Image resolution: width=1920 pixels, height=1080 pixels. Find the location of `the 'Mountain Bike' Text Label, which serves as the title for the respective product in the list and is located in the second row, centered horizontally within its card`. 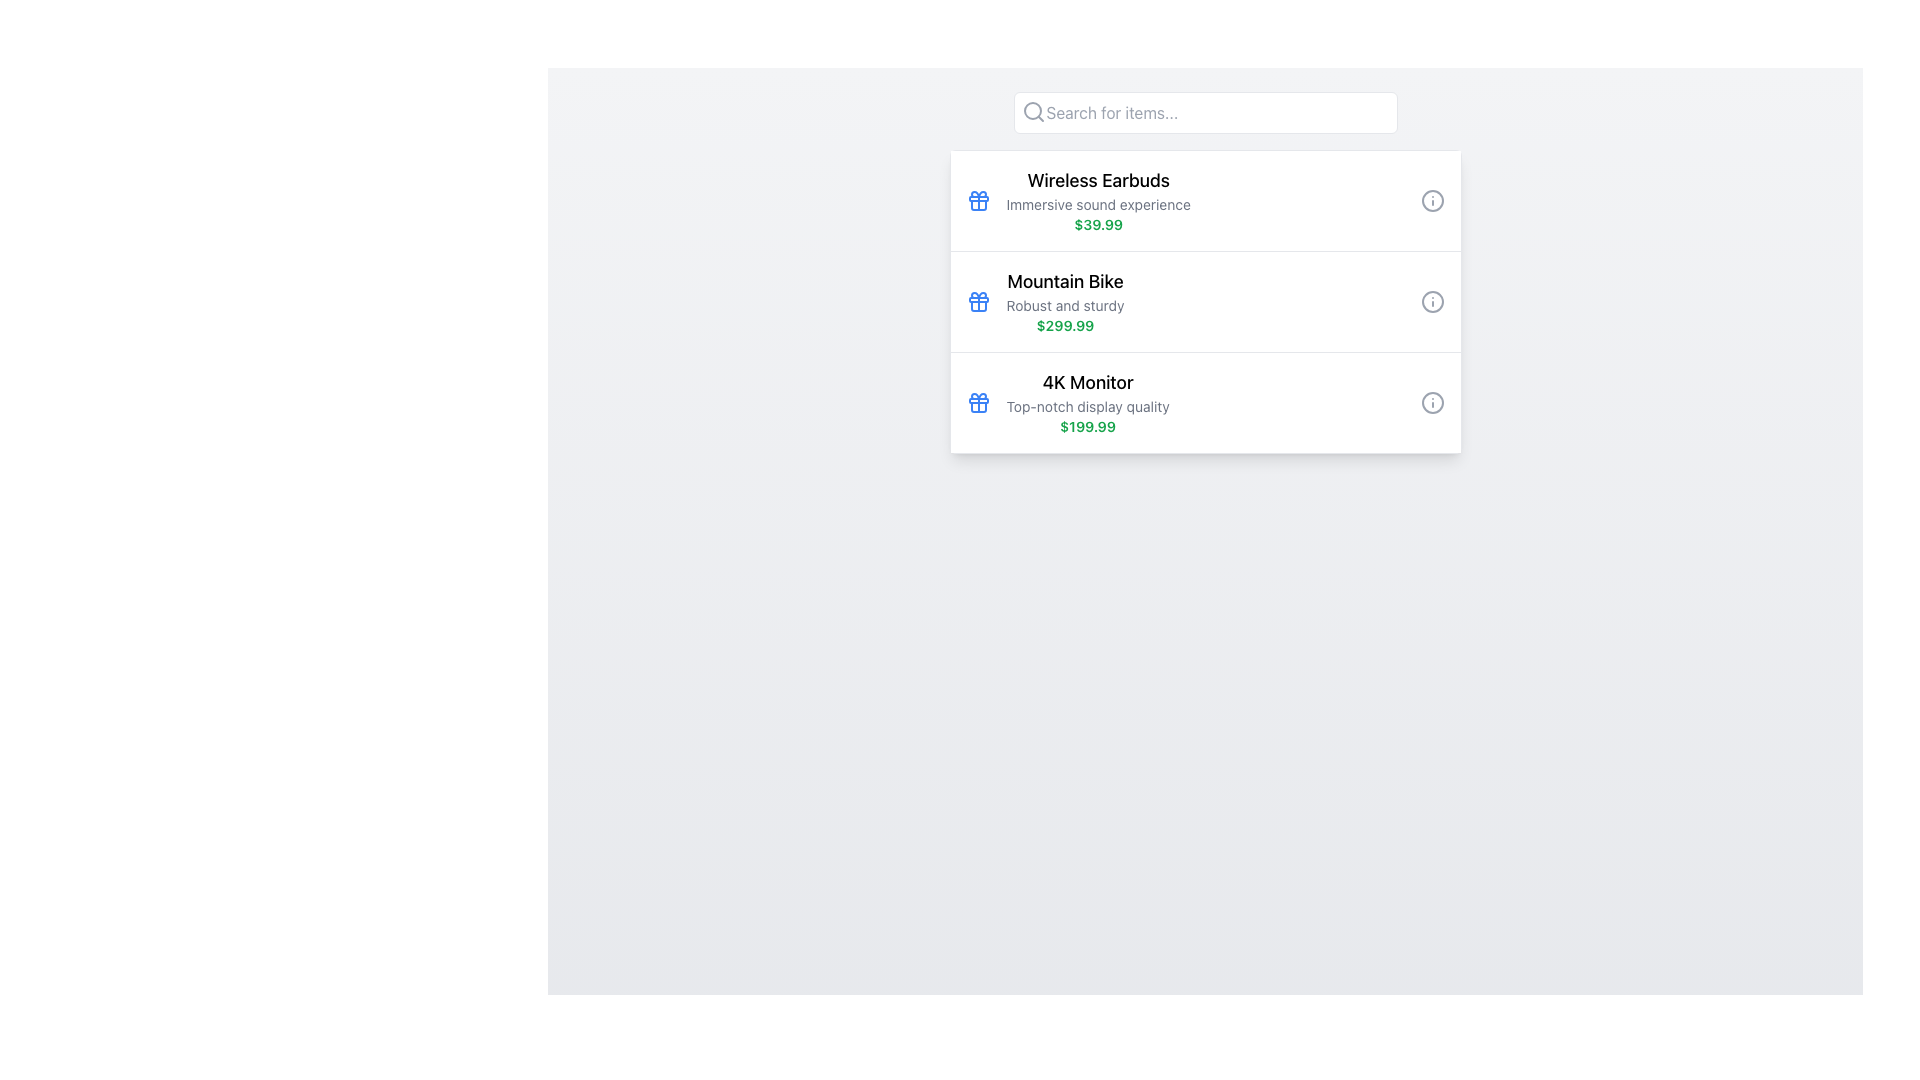

the 'Mountain Bike' Text Label, which serves as the title for the respective product in the list and is located in the second row, centered horizontally within its card is located at coordinates (1064, 281).